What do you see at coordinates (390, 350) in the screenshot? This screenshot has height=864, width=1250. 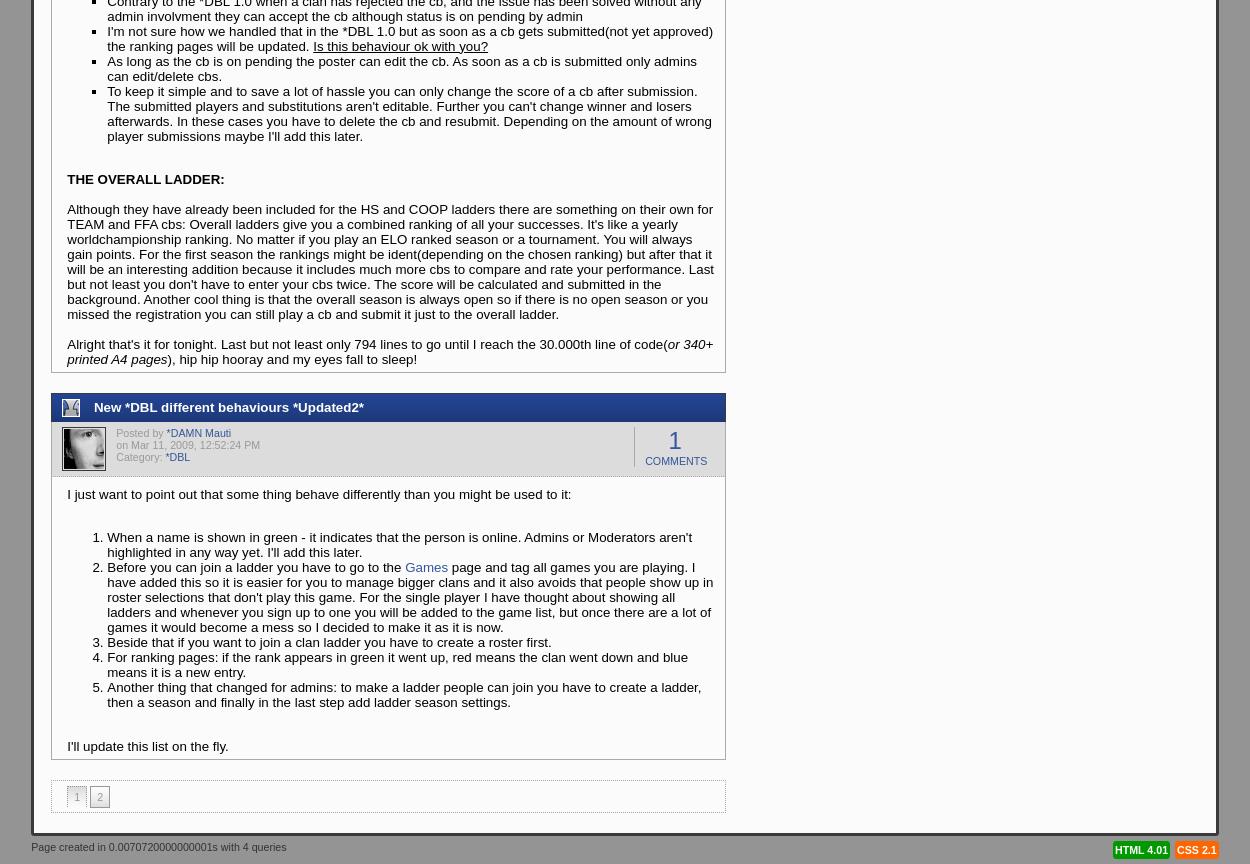 I see `'or 340+ printed A4 pages'` at bounding box center [390, 350].